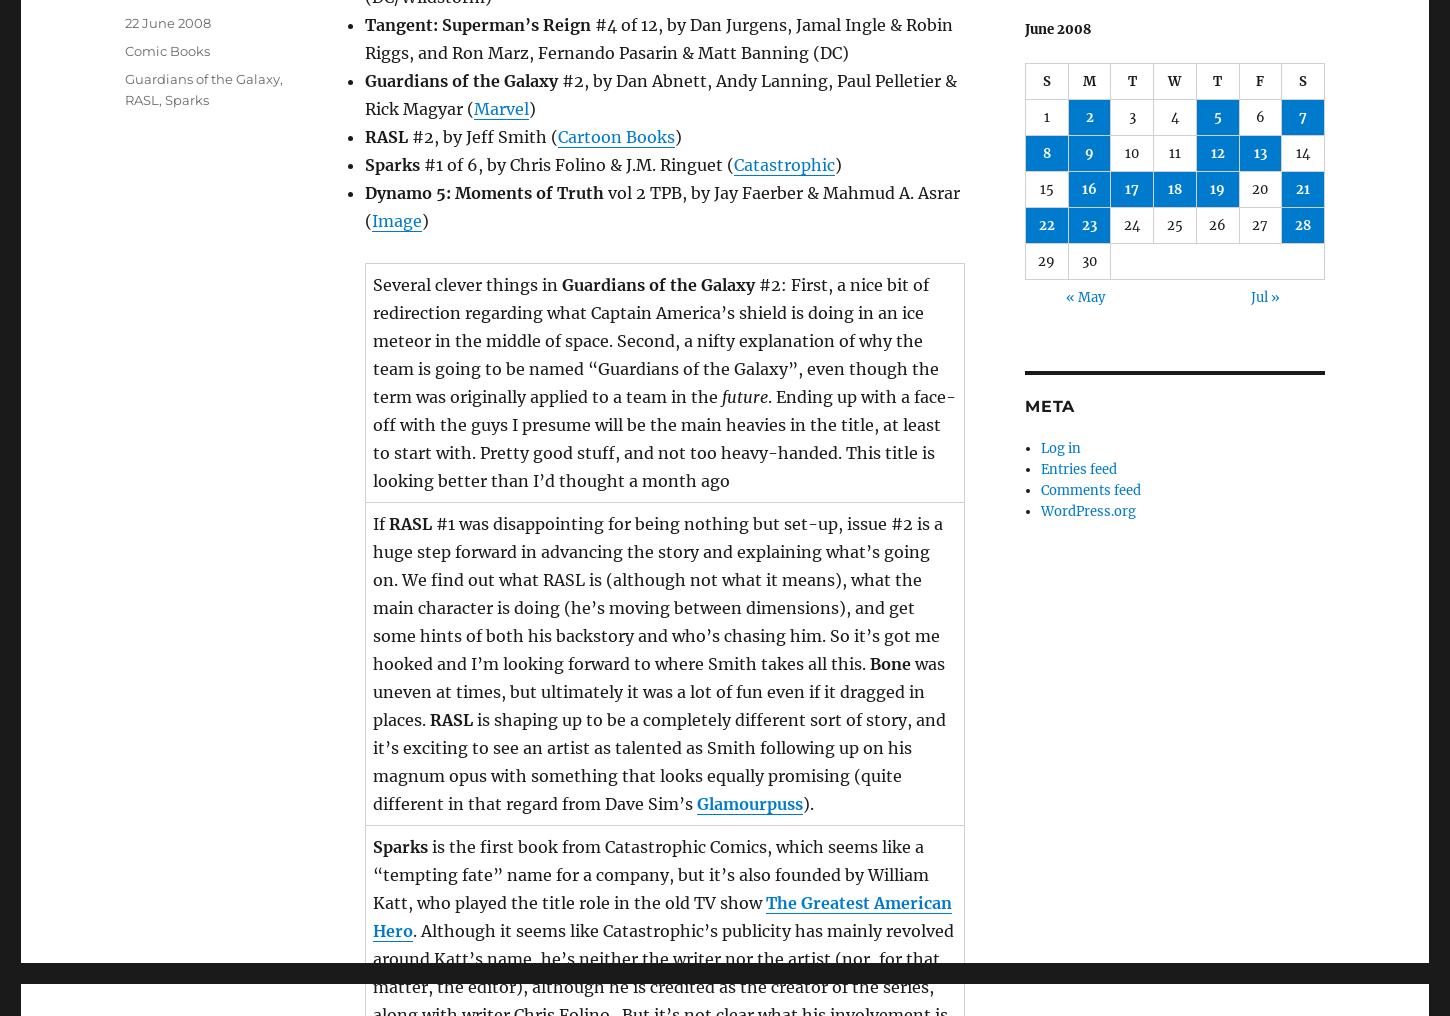 This screenshot has height=1016, width=1450. I want to click on '#2, by Jeff Smith (', so click(407, 135).